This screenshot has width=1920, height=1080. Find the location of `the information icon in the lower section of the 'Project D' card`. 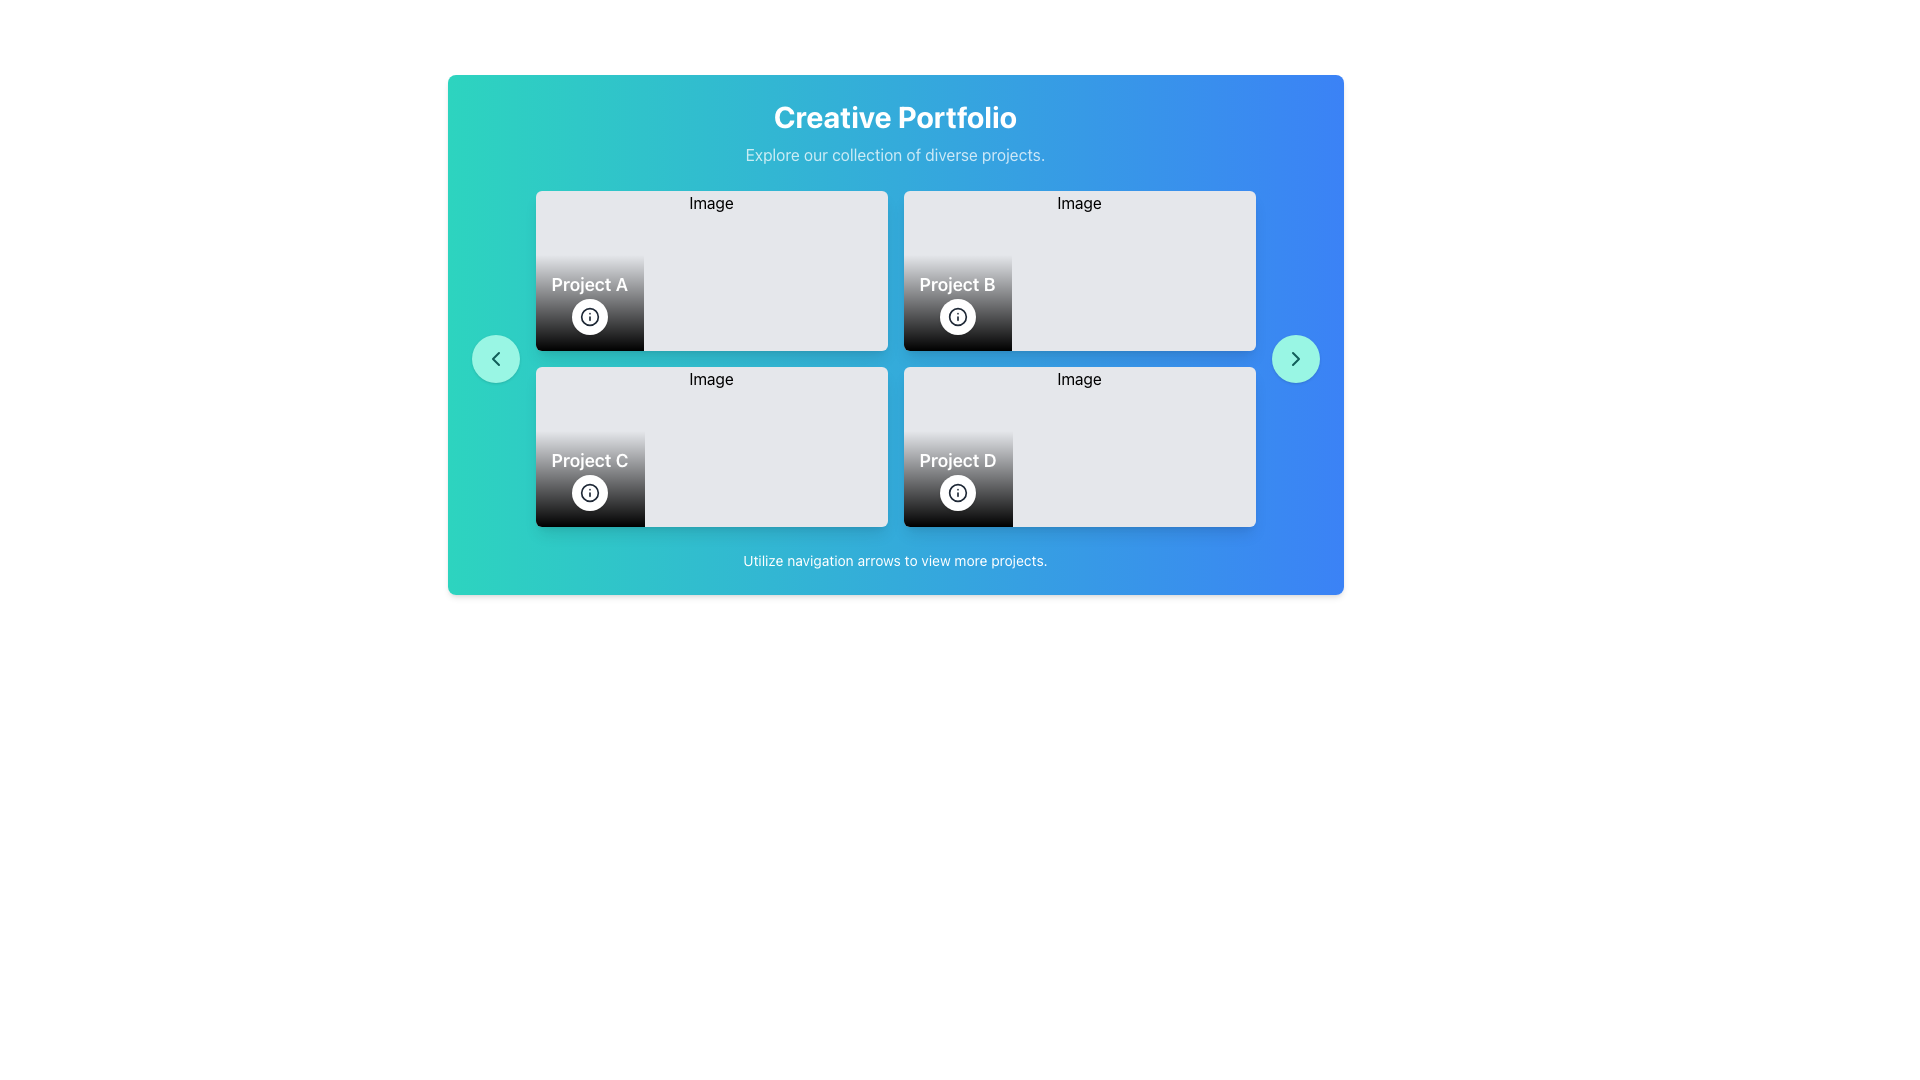

the information icon in the lower section of the 'Project D' card is located at coordinates (957, 493).